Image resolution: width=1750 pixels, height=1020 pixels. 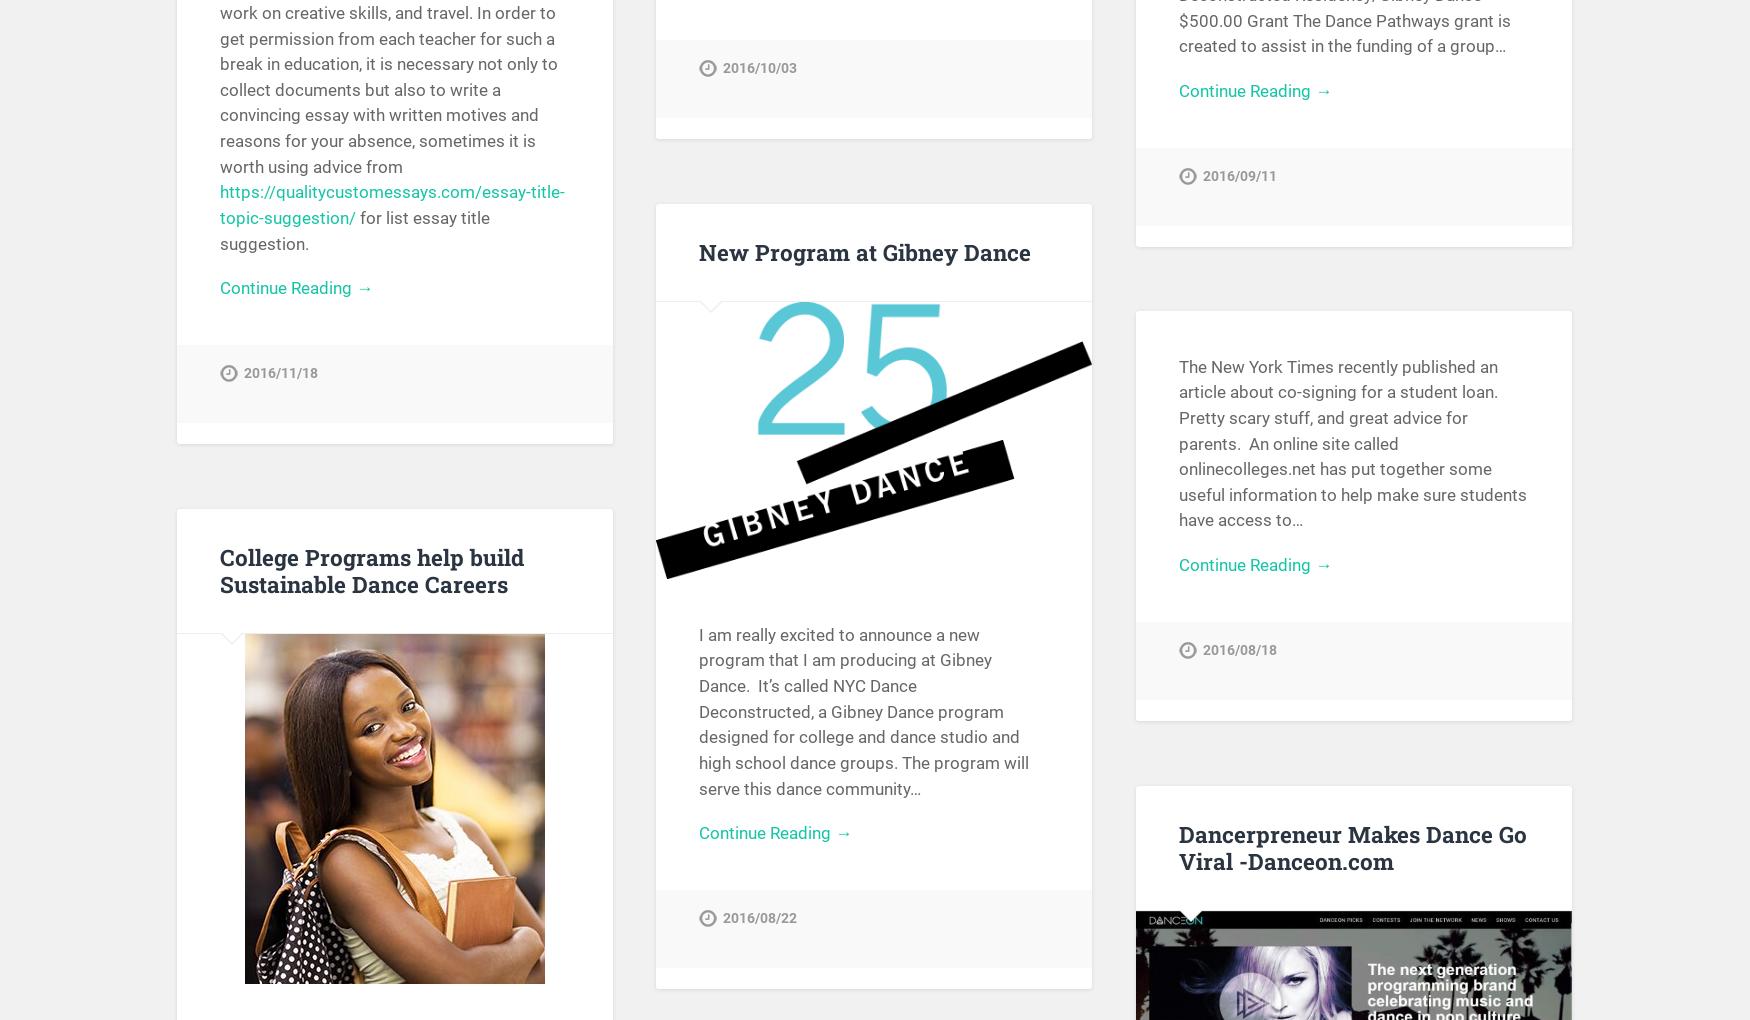 What do you see at coordinates (280, 372) in the screenshot?
I see `'2016/11/18'` at bounding box center [280, 372].